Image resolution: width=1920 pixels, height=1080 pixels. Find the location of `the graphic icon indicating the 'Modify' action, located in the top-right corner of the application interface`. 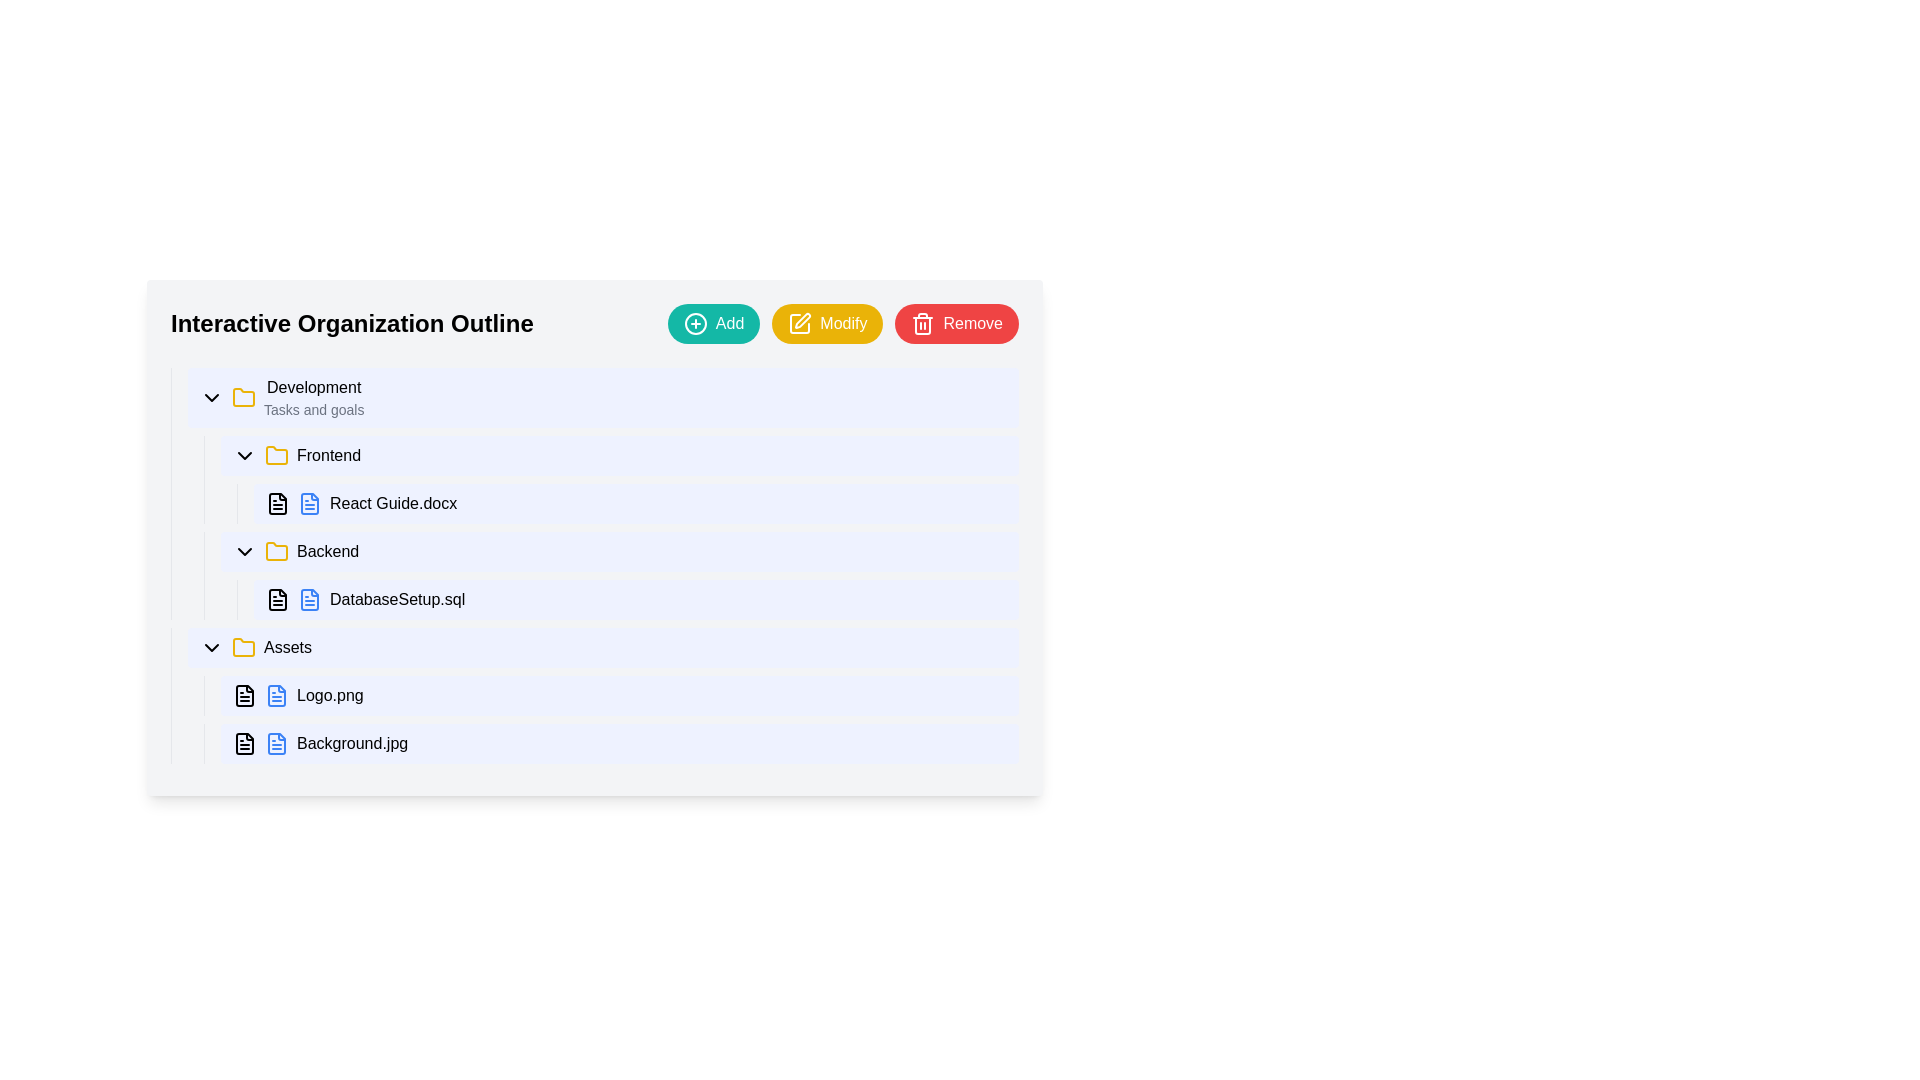

the graphic icon indicating the 'Modify' action, located in the top-right corner of the application interface is located at coordinates (803, 319).